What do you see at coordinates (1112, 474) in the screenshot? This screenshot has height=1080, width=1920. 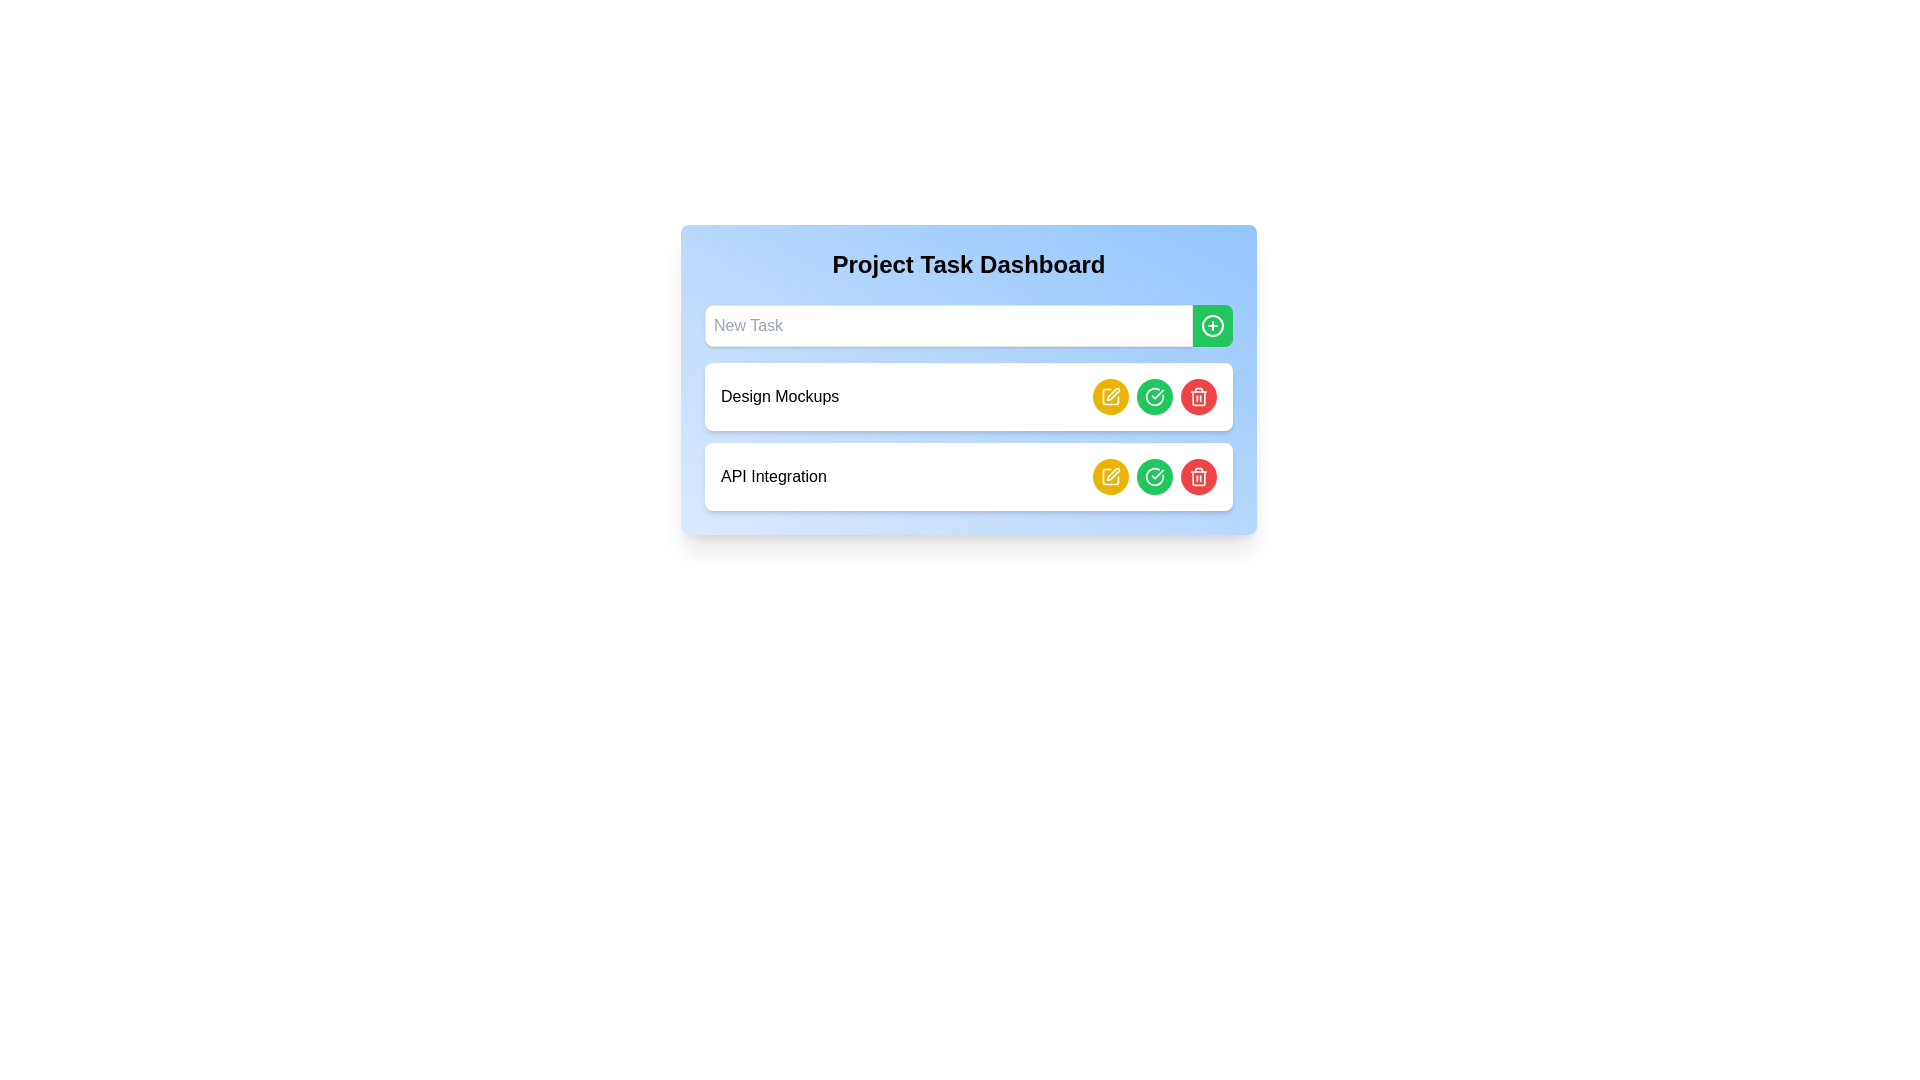 I see `the editing icon located at the left of the green checkmark icon within the task card` at bounding box center [1112, 474].